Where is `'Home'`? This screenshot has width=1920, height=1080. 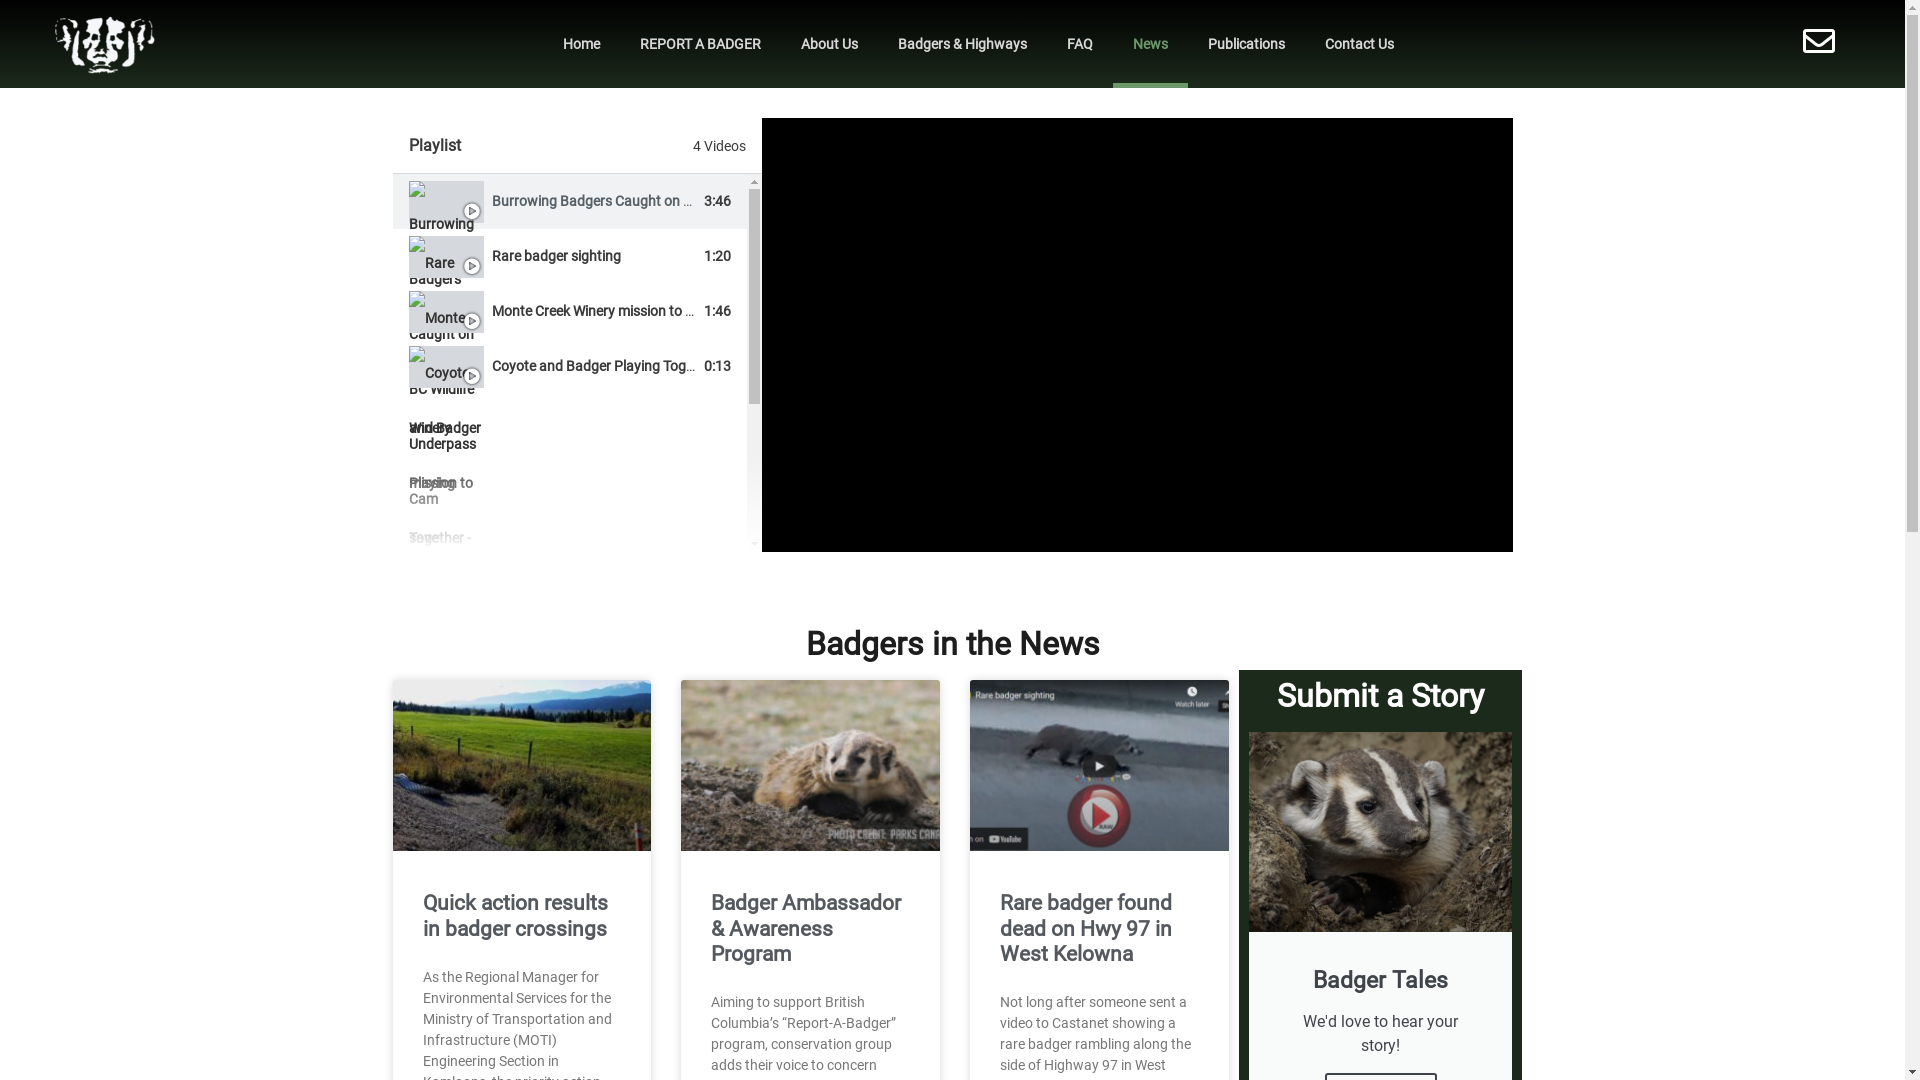 'Home' is located at coordinates (580, 43).